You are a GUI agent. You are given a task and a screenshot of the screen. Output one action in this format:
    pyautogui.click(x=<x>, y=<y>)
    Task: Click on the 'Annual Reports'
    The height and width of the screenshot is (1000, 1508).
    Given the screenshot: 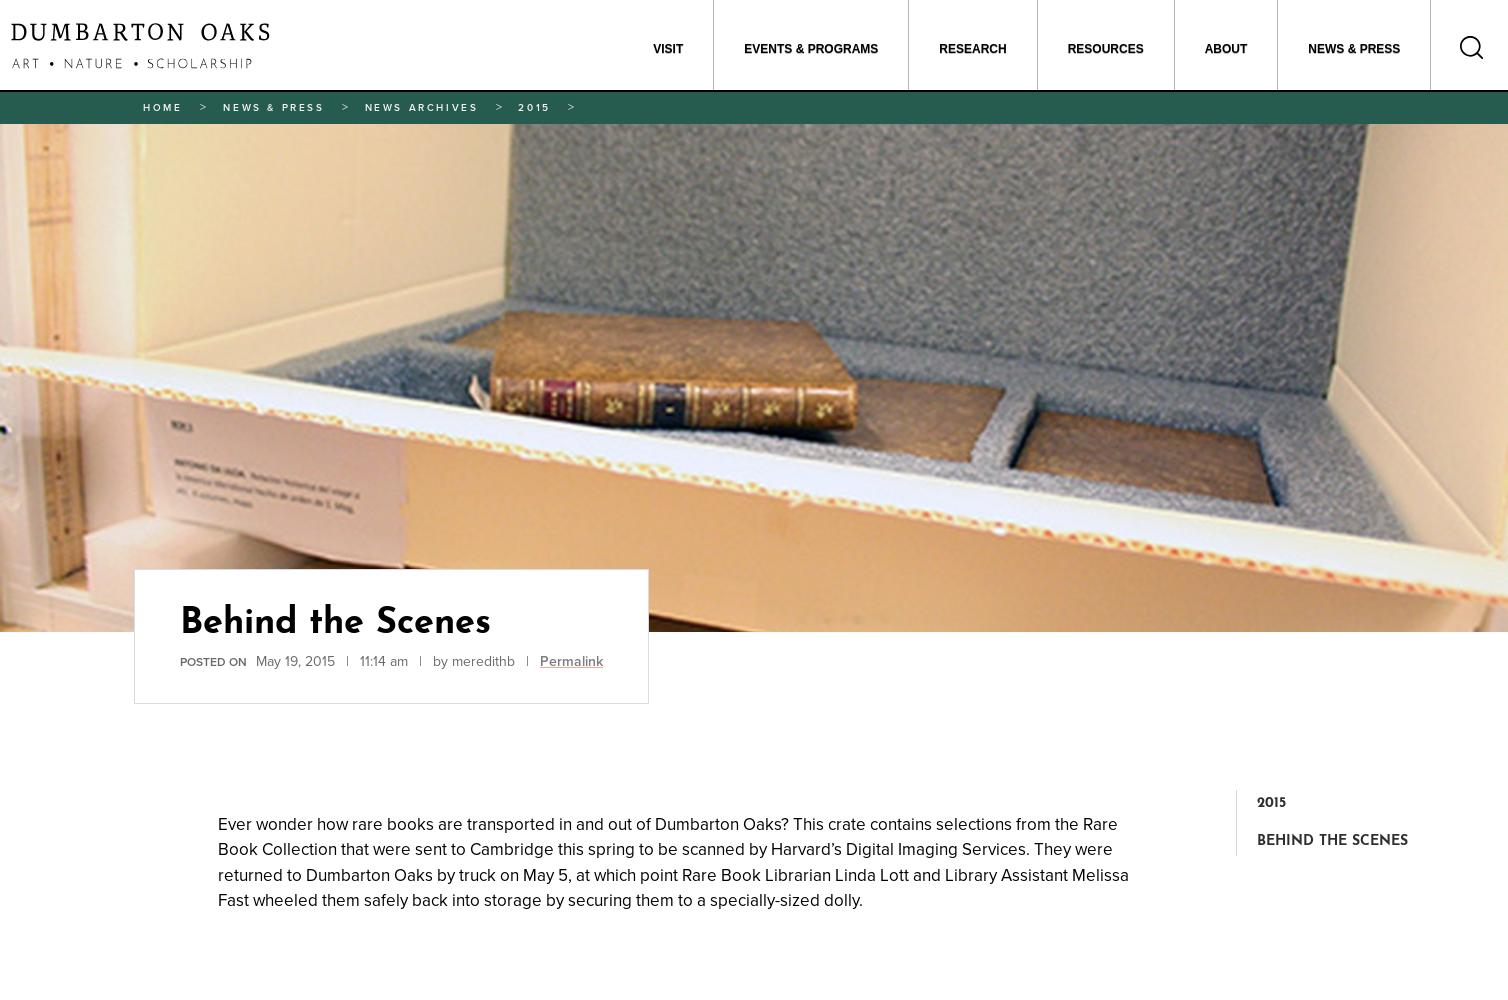 What is the action you would take?
    pyautogui.click(x=868, y=123)
    